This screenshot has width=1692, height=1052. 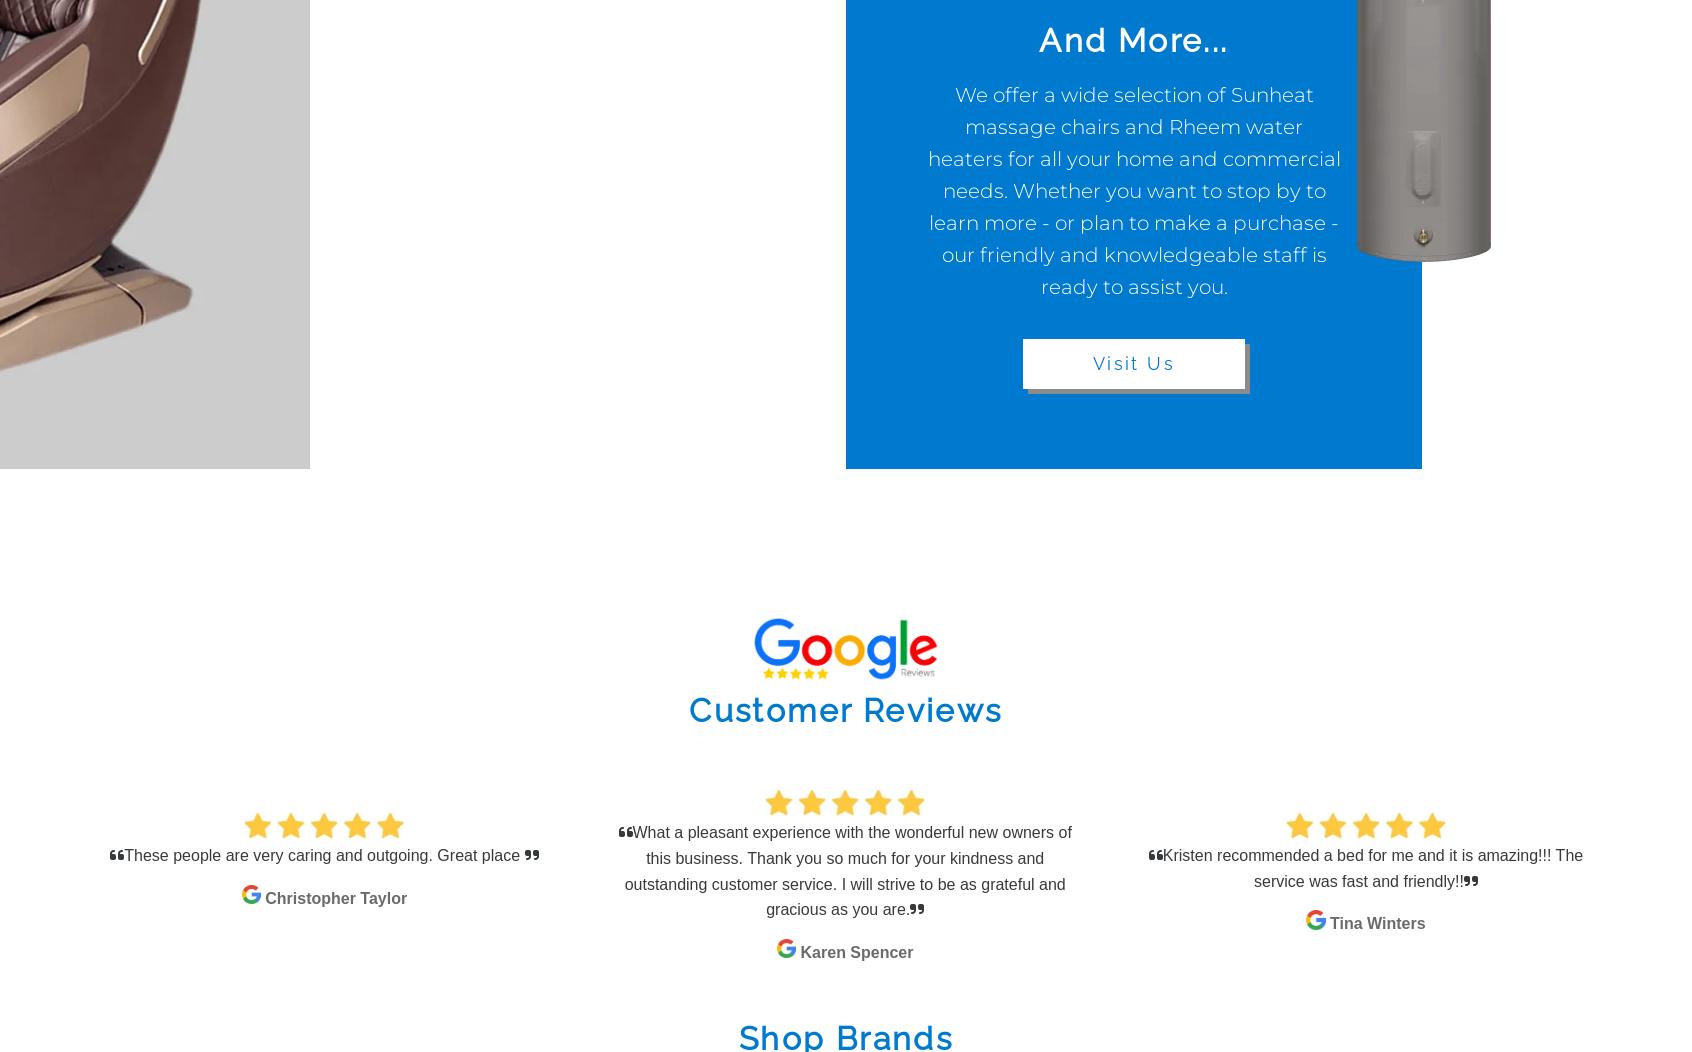 I want to click on 'These people are very caring and outgoing. Great place', so click(x=323, y=854).